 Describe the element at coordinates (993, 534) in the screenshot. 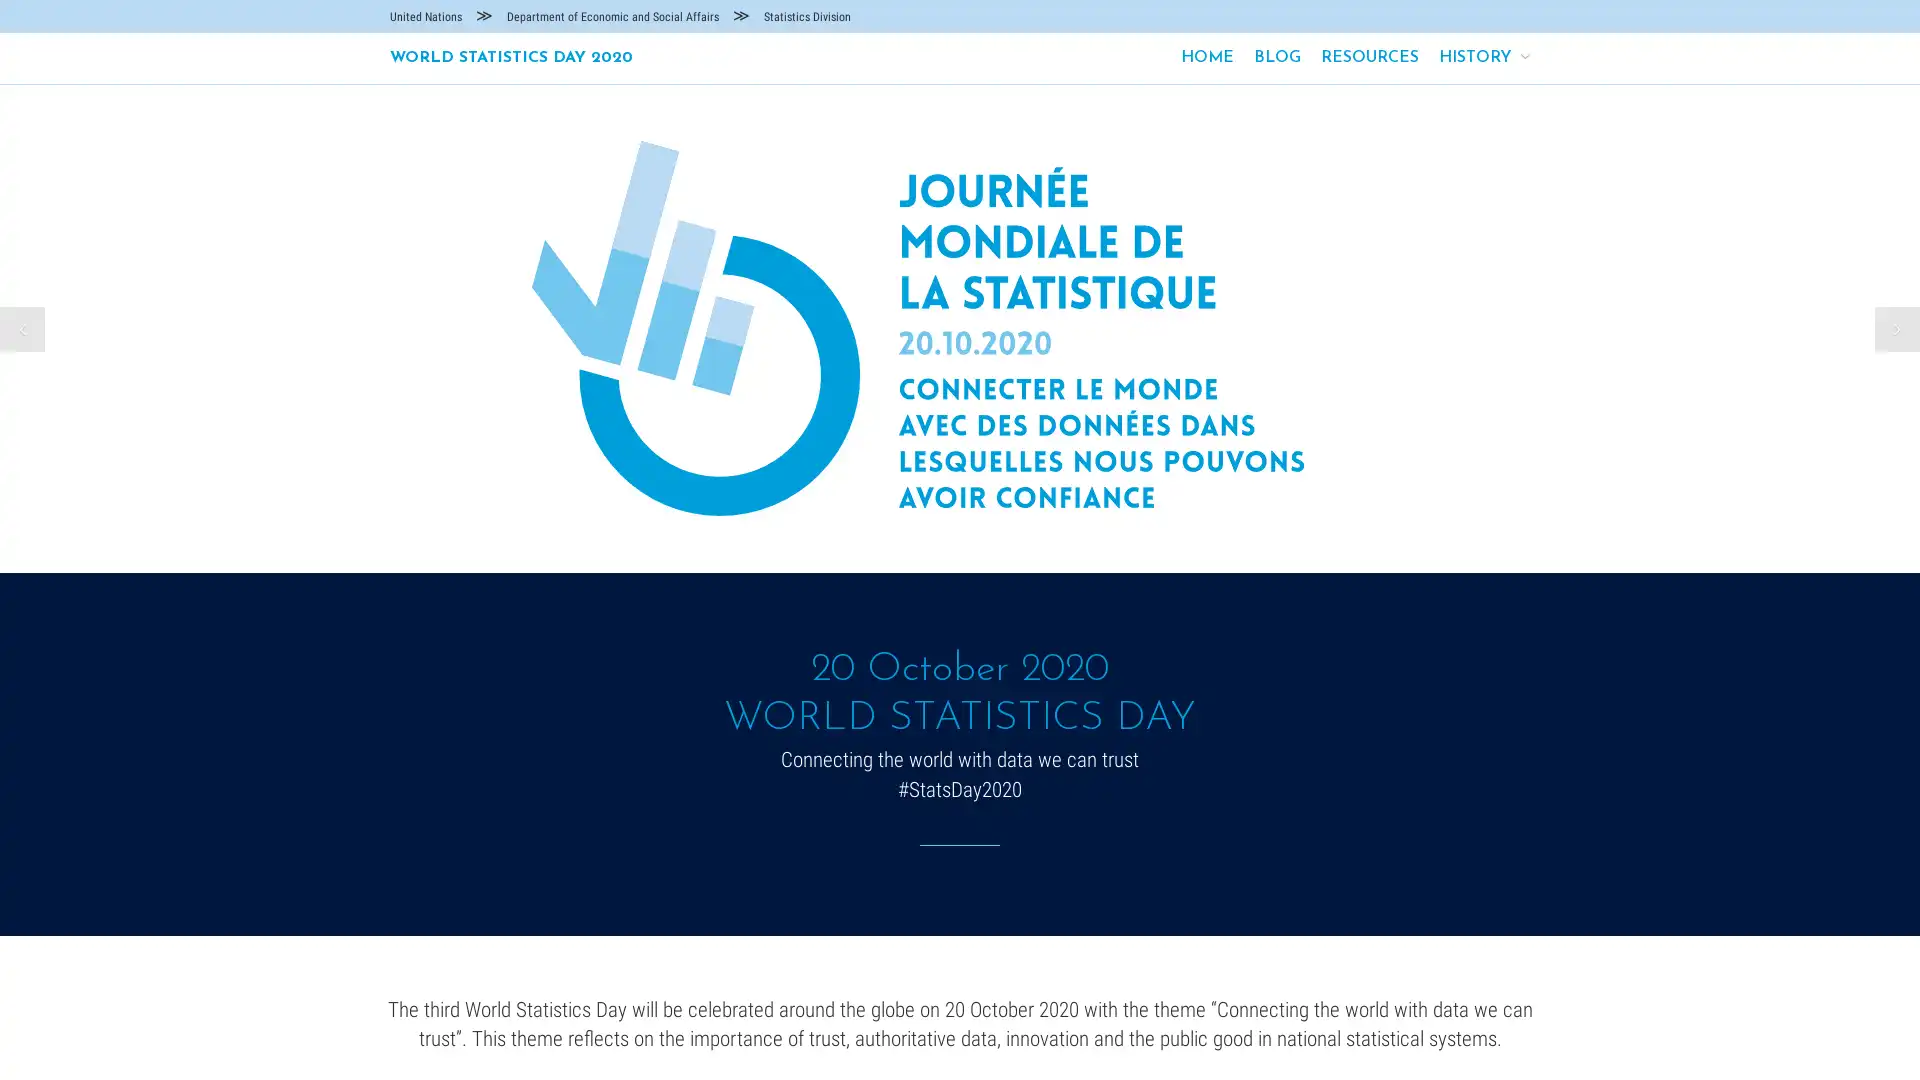

I see `5` at that location.